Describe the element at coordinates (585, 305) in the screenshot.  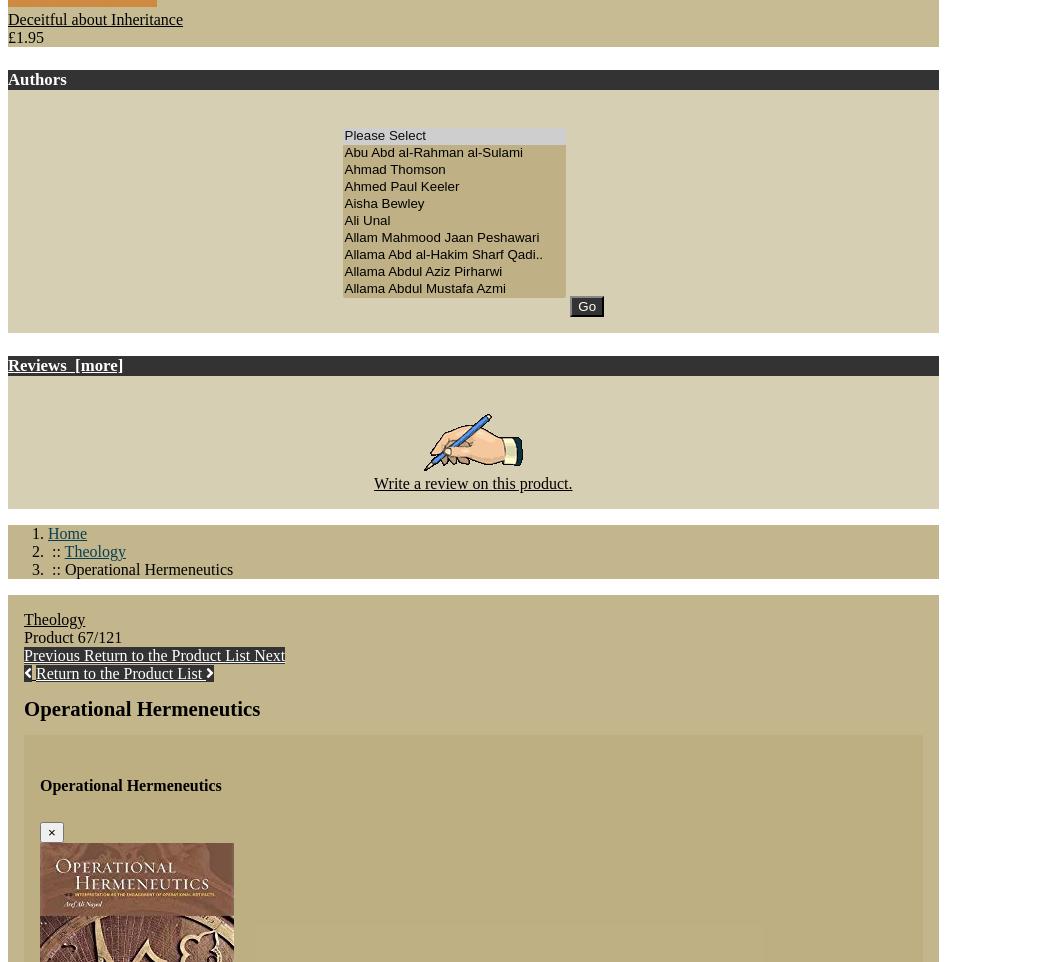
I see `'Go'` at that location.